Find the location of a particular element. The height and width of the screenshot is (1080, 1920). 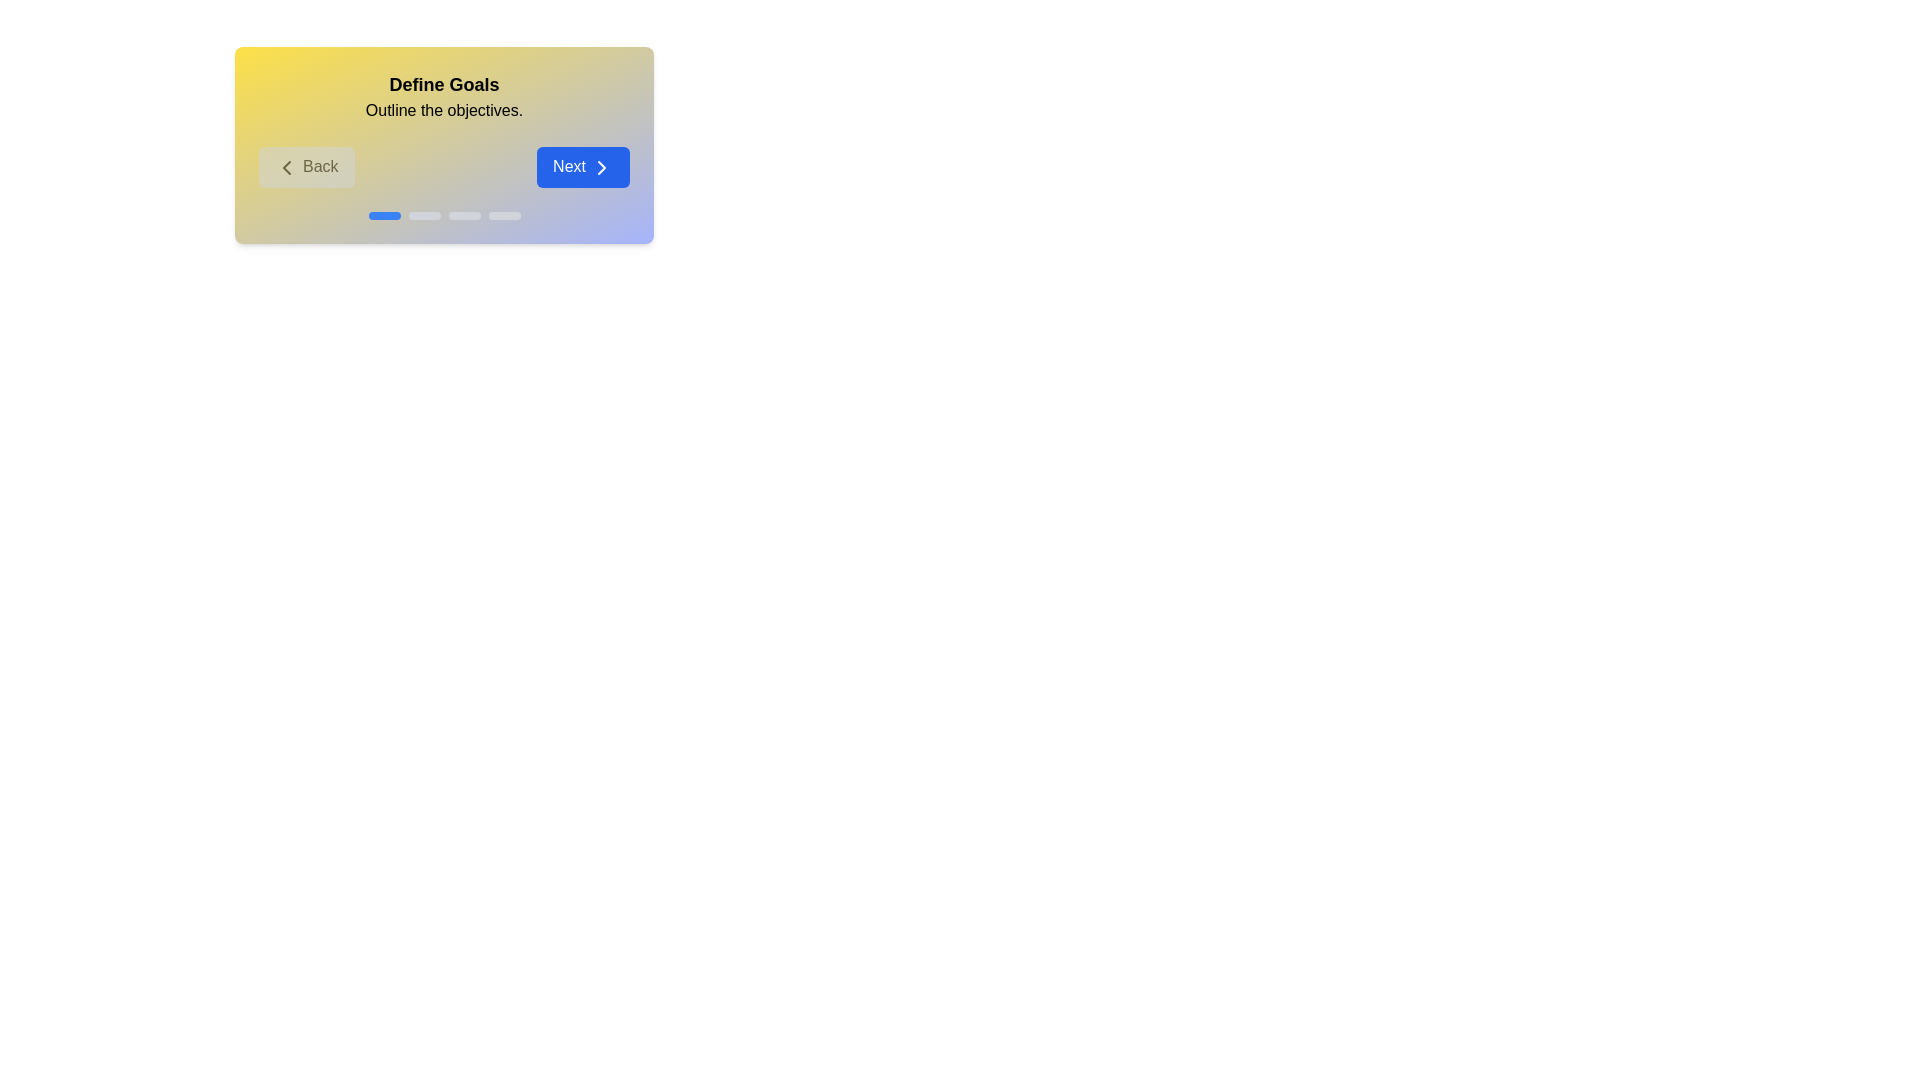

the Back button to navigate between stages is located at coordinates (305, 166).